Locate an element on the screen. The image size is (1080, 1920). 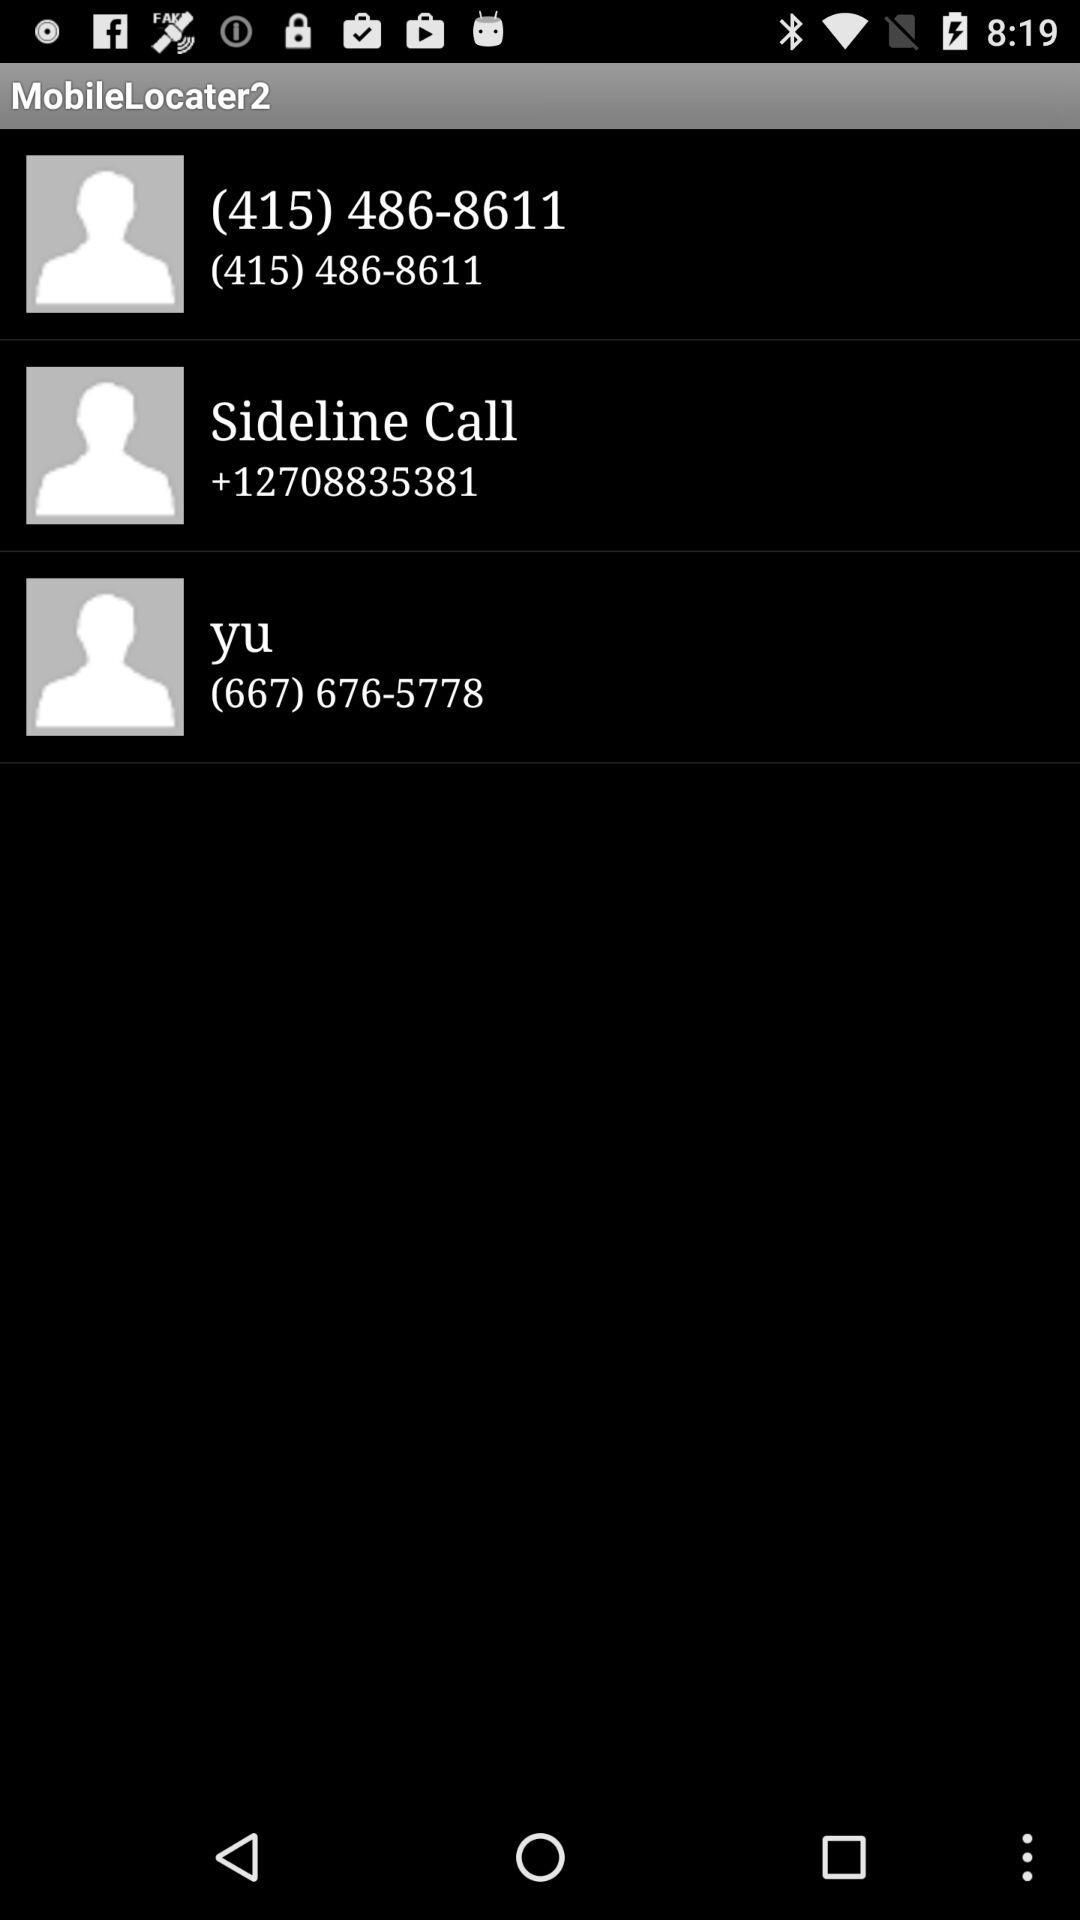
icon above yu app is located at coordinates (631, 480).